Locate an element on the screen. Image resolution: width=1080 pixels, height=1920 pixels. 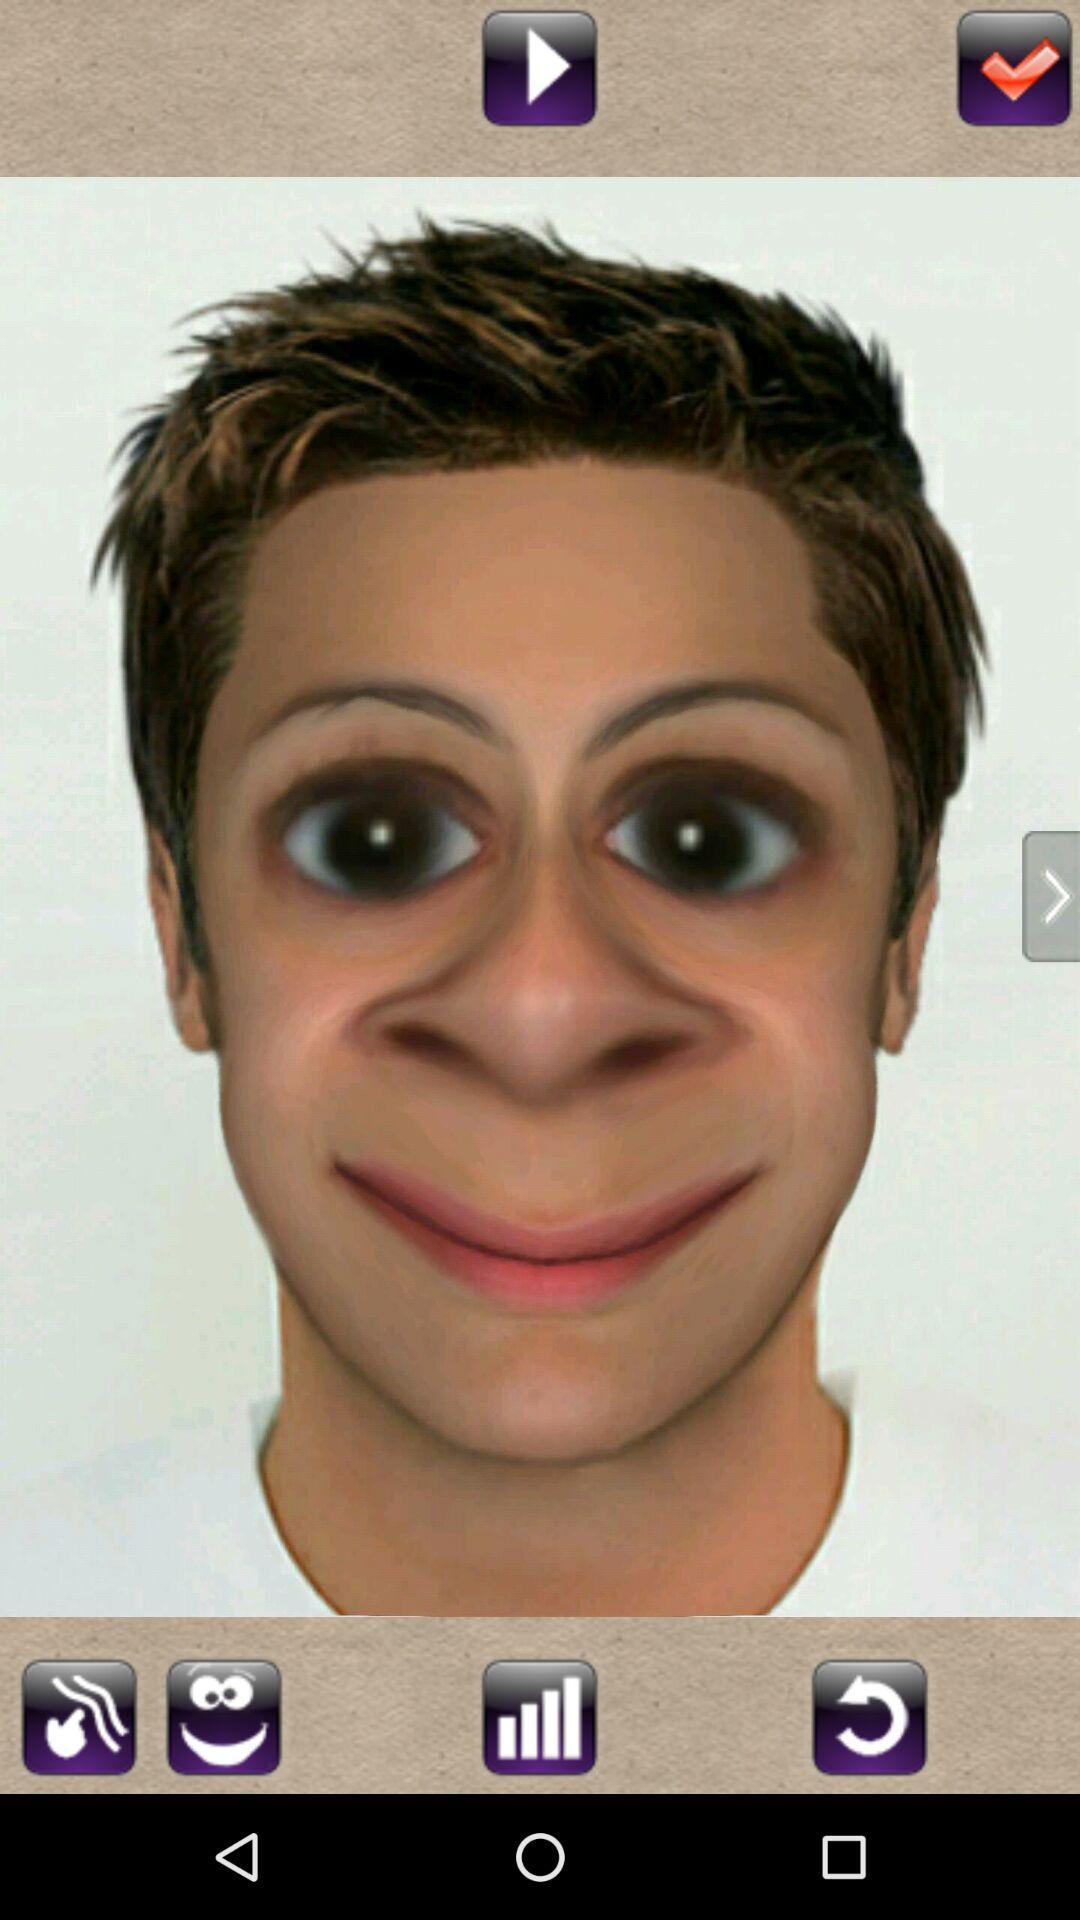
the emoji icon is located at coordinates (223, 1835).